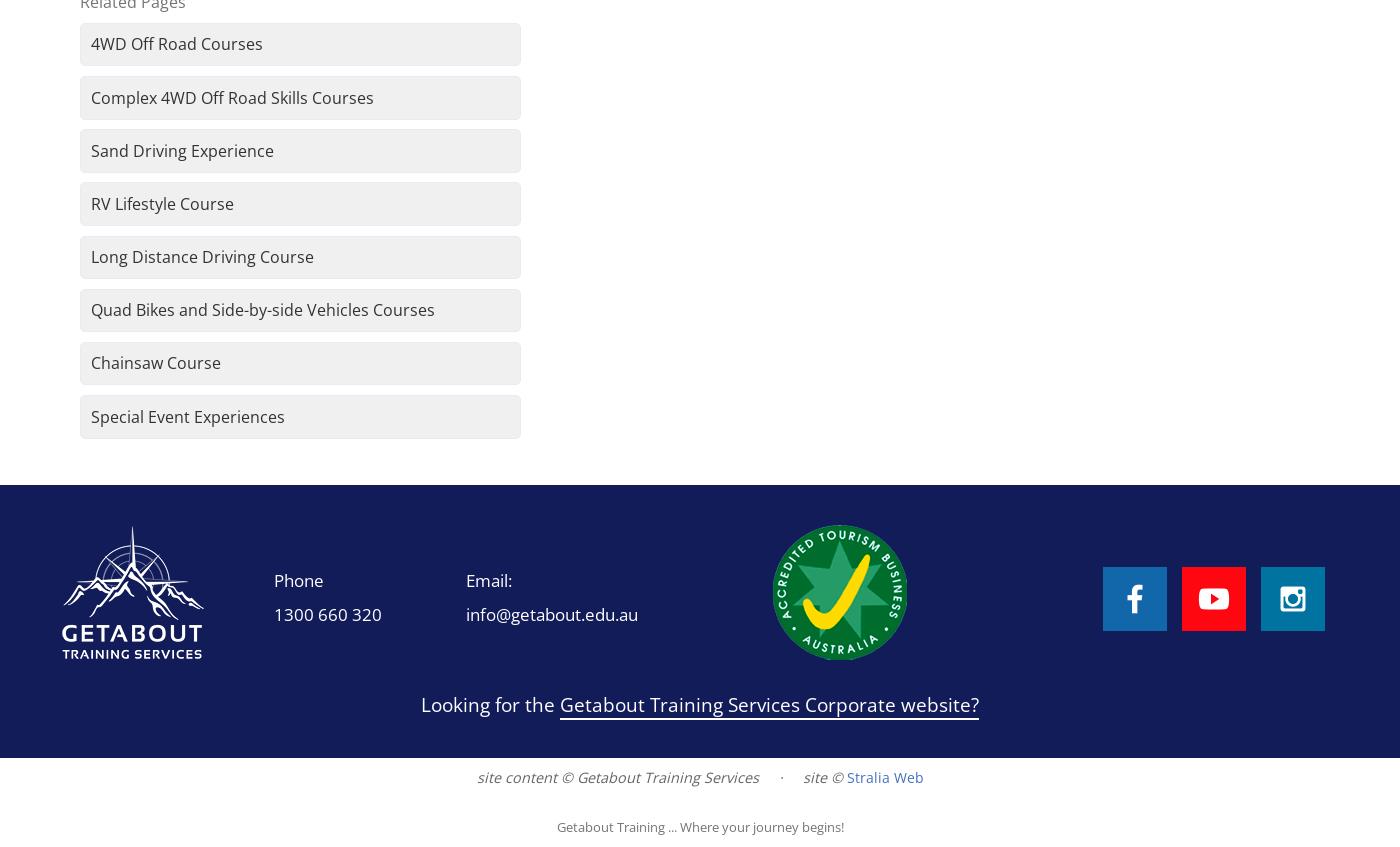 The height and width of the screenshot is (847, 1400). I want to click on '1300 660 320', so click(327, 613).